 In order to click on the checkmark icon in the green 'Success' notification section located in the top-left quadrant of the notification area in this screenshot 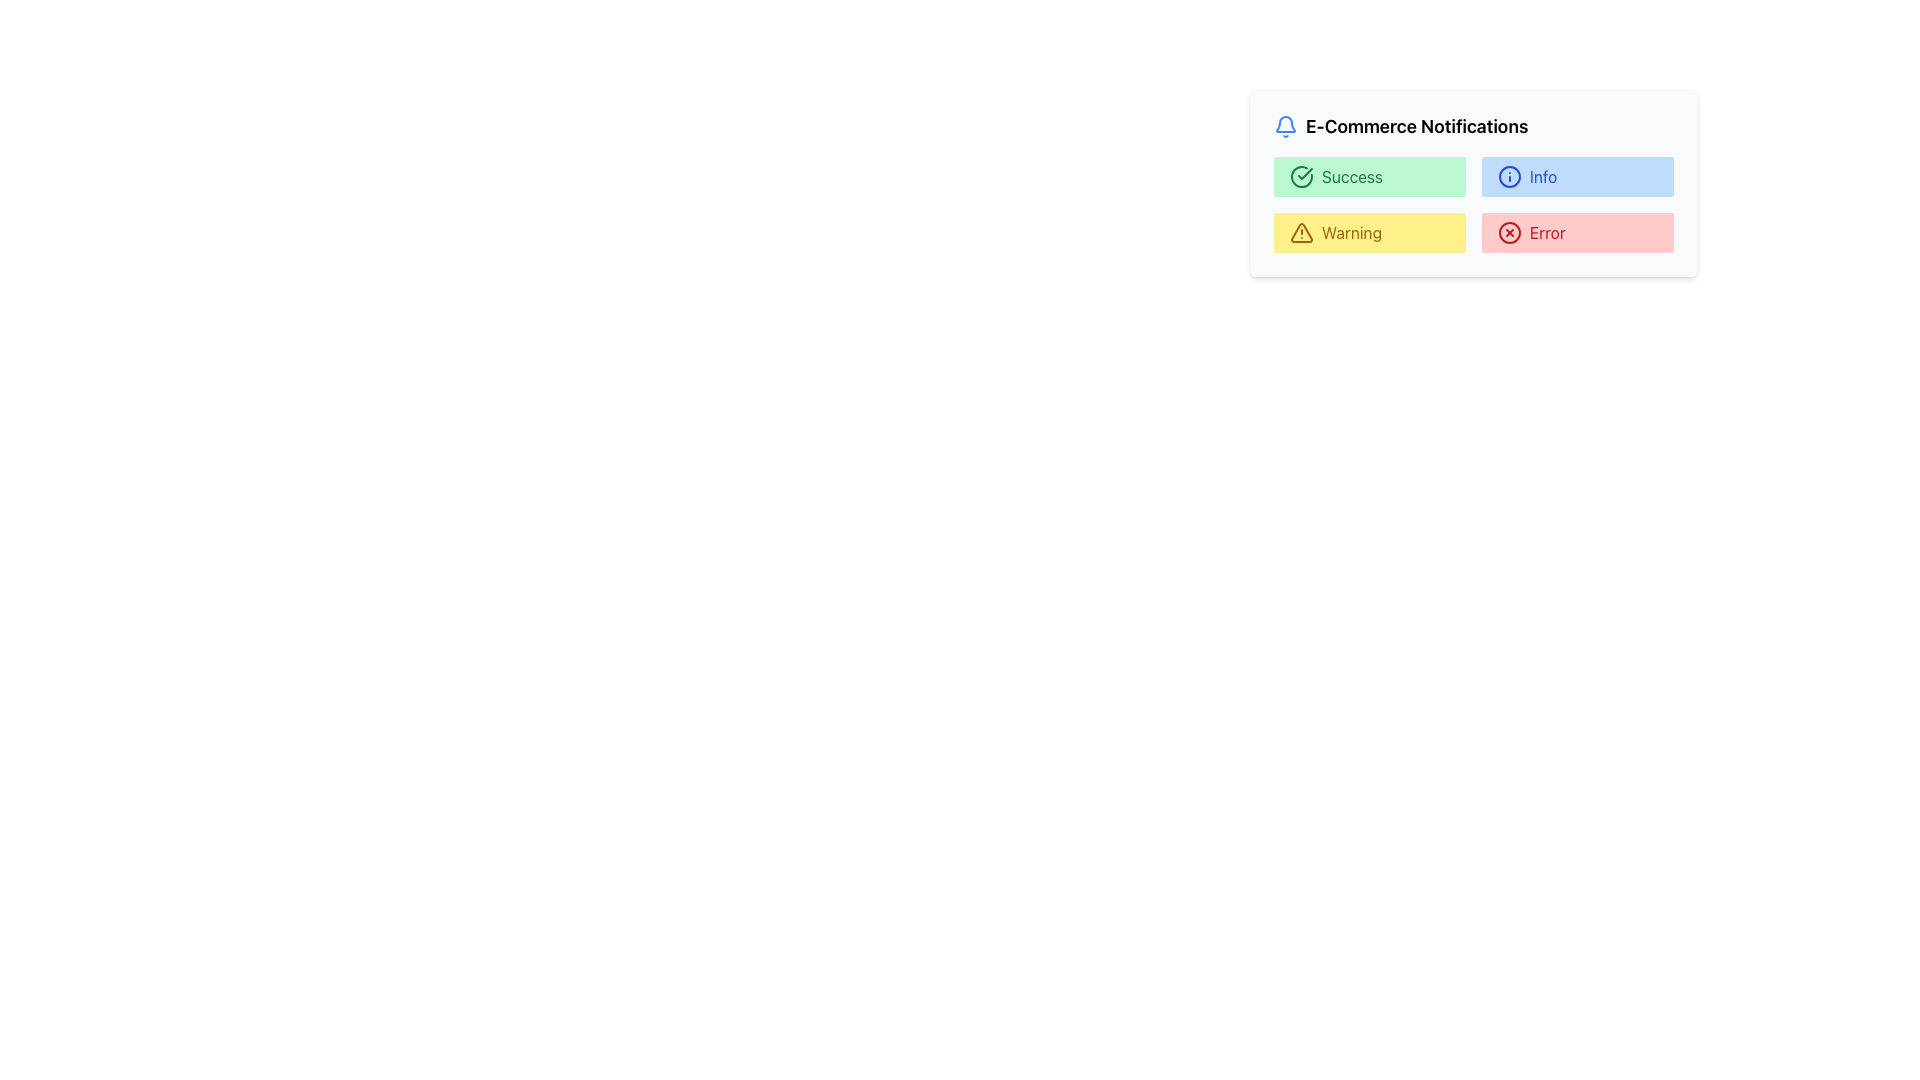, I will do `click(1305, 172)`.